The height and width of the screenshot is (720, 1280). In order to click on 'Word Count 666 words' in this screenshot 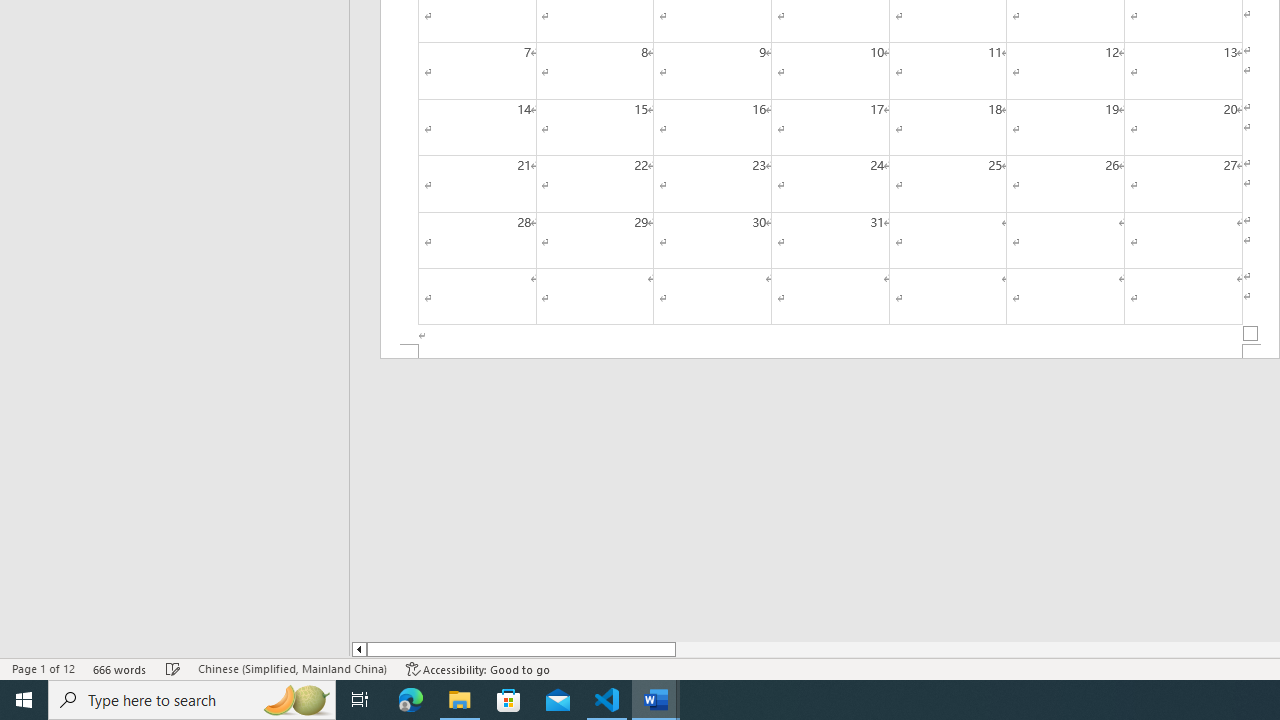, I will do `click(119, 669)`.